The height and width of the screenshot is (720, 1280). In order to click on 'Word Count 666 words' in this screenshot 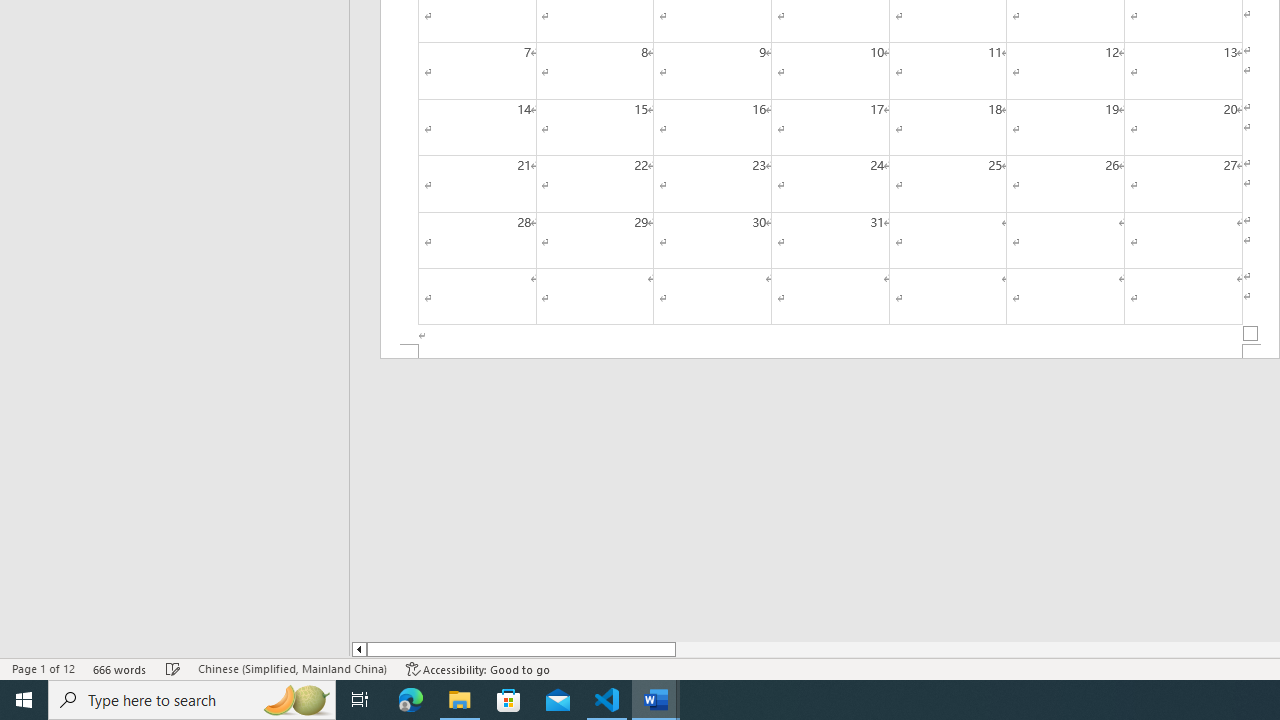, I will do `click(119, 669)`.